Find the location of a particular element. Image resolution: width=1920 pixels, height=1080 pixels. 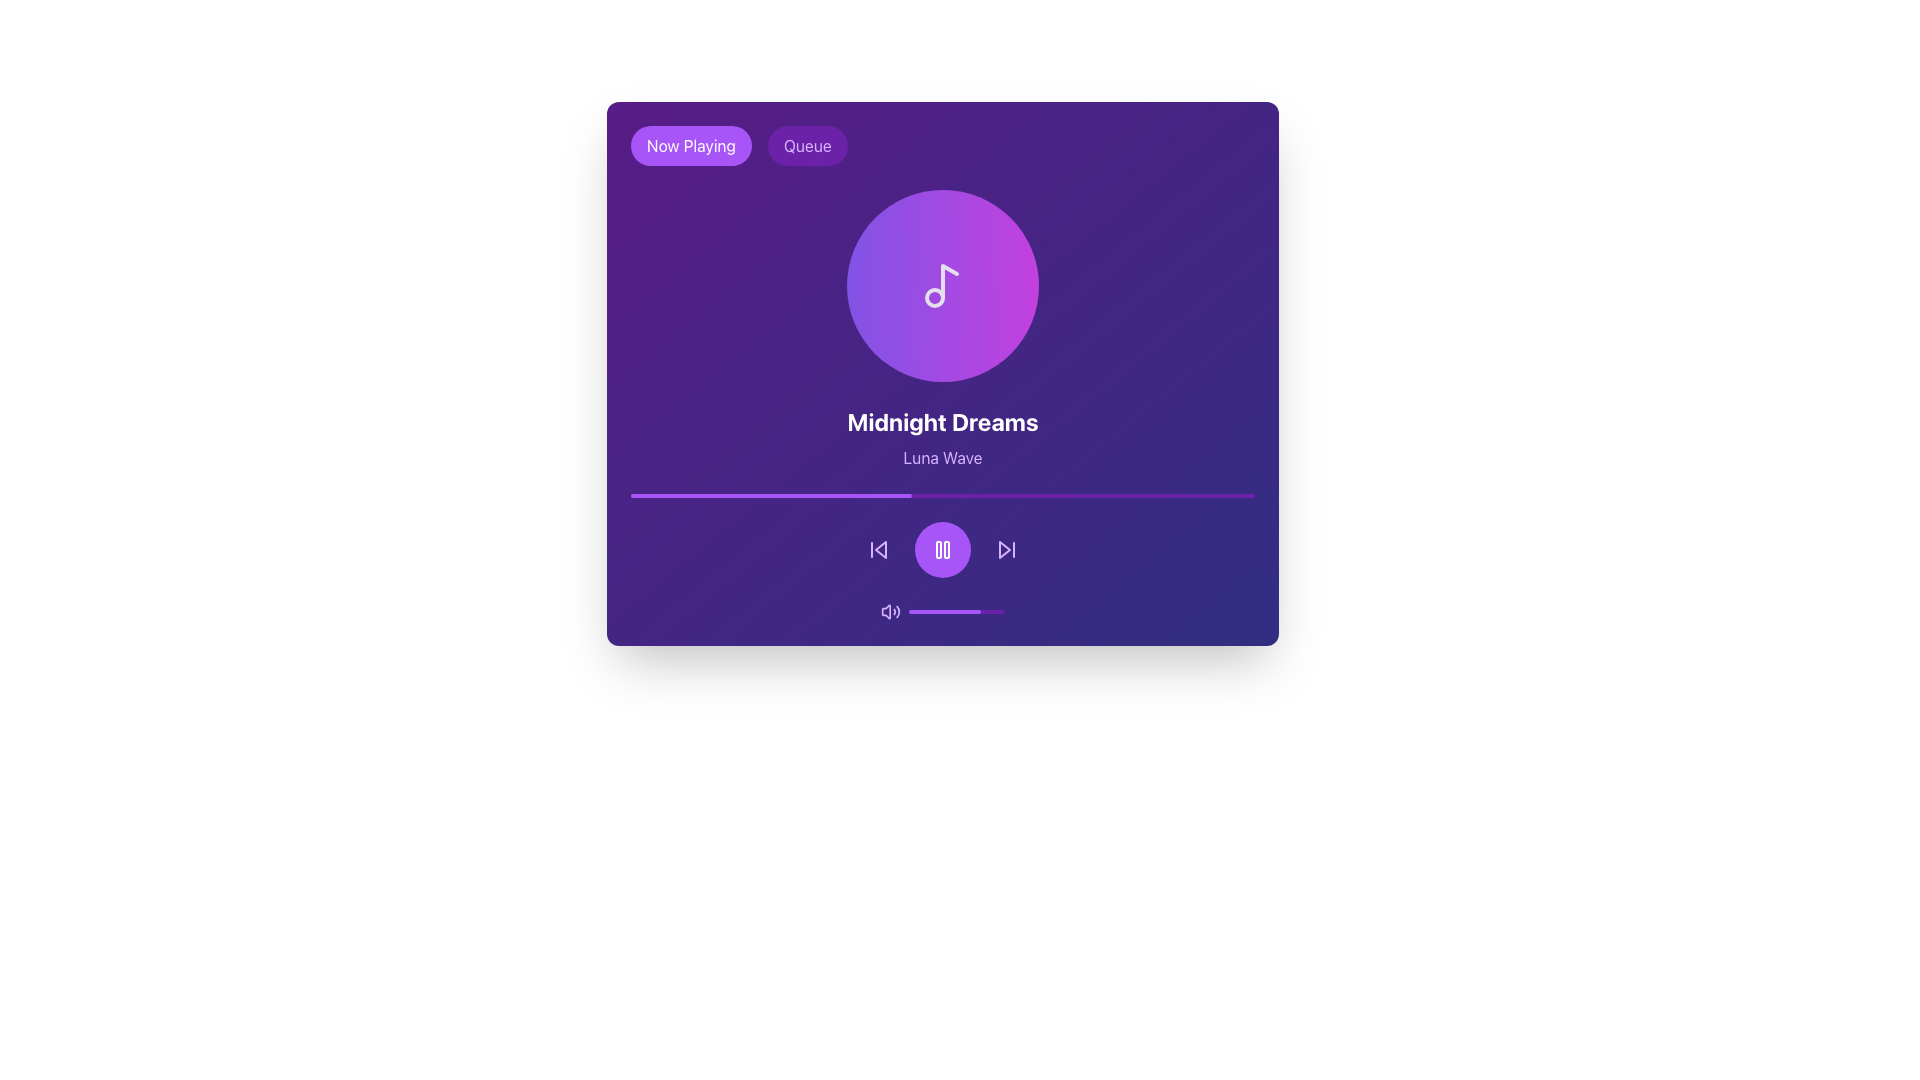

the white 'pause' icon represented by two vertical bars located on a purple circular button at the bottom center of the card layout is located at coordinates (941, 550).